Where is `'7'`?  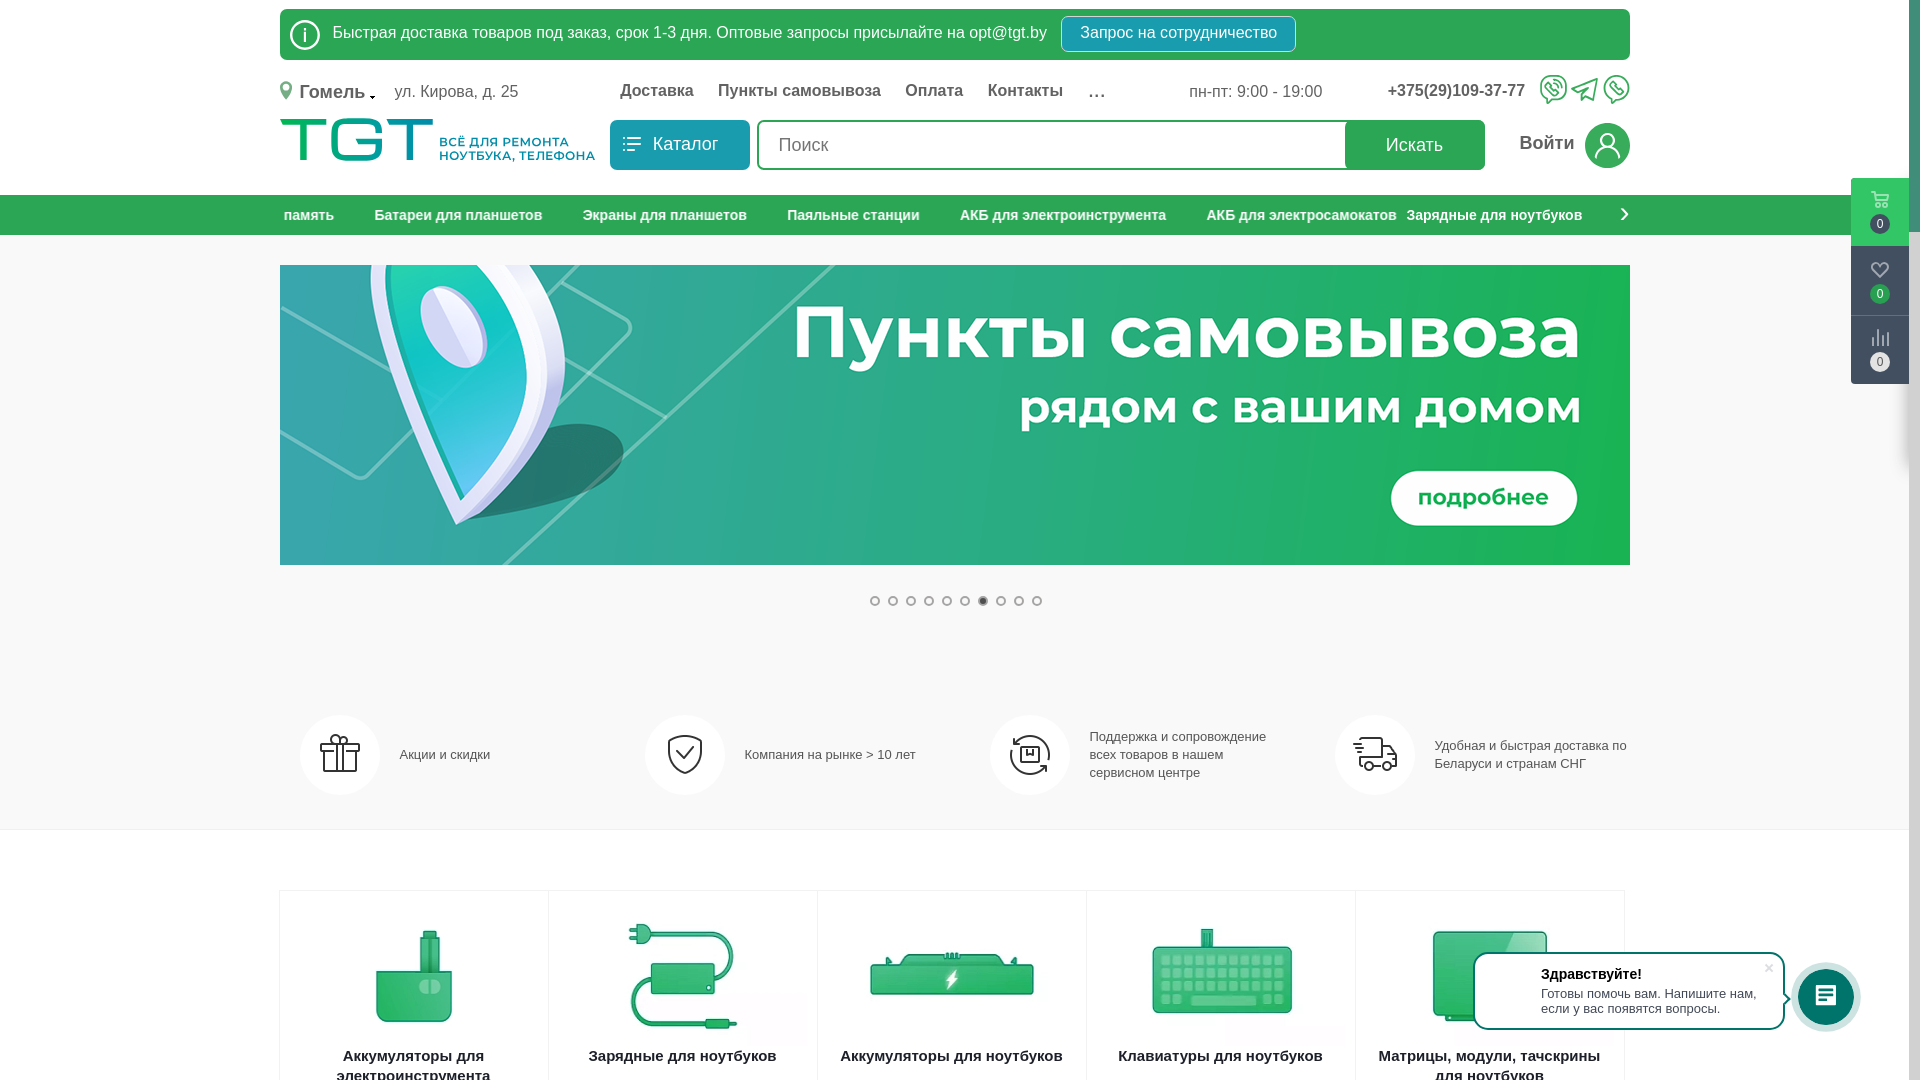
'7' is located at coordinates (983, 600).